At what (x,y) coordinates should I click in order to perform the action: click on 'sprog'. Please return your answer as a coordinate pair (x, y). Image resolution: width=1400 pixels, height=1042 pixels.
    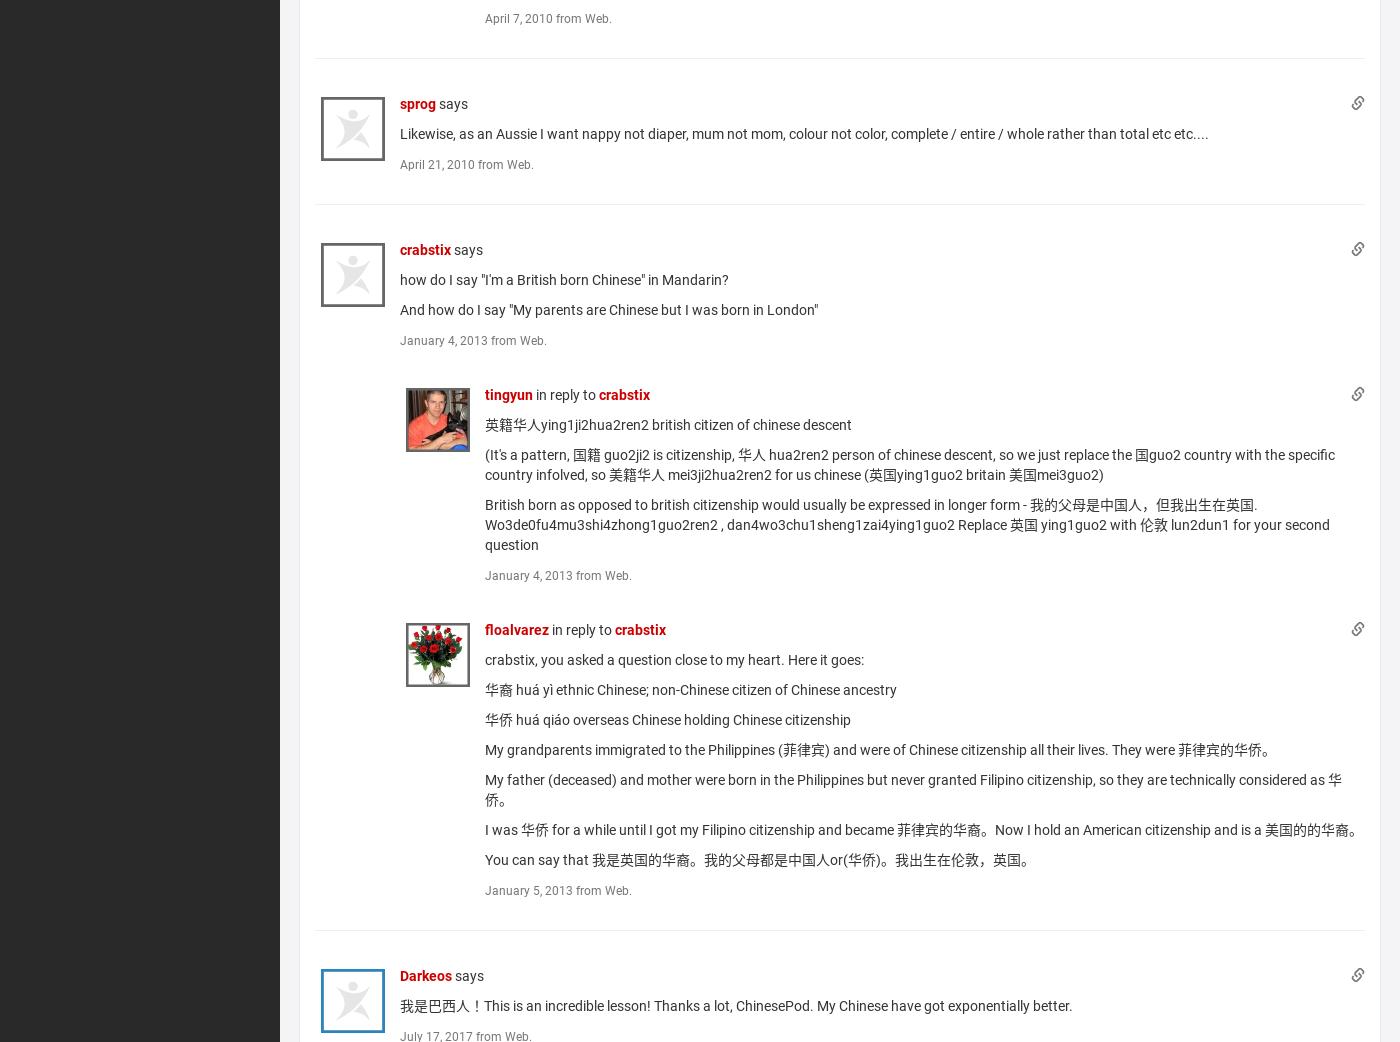
    Looking at the image, I should click on (418, 103).